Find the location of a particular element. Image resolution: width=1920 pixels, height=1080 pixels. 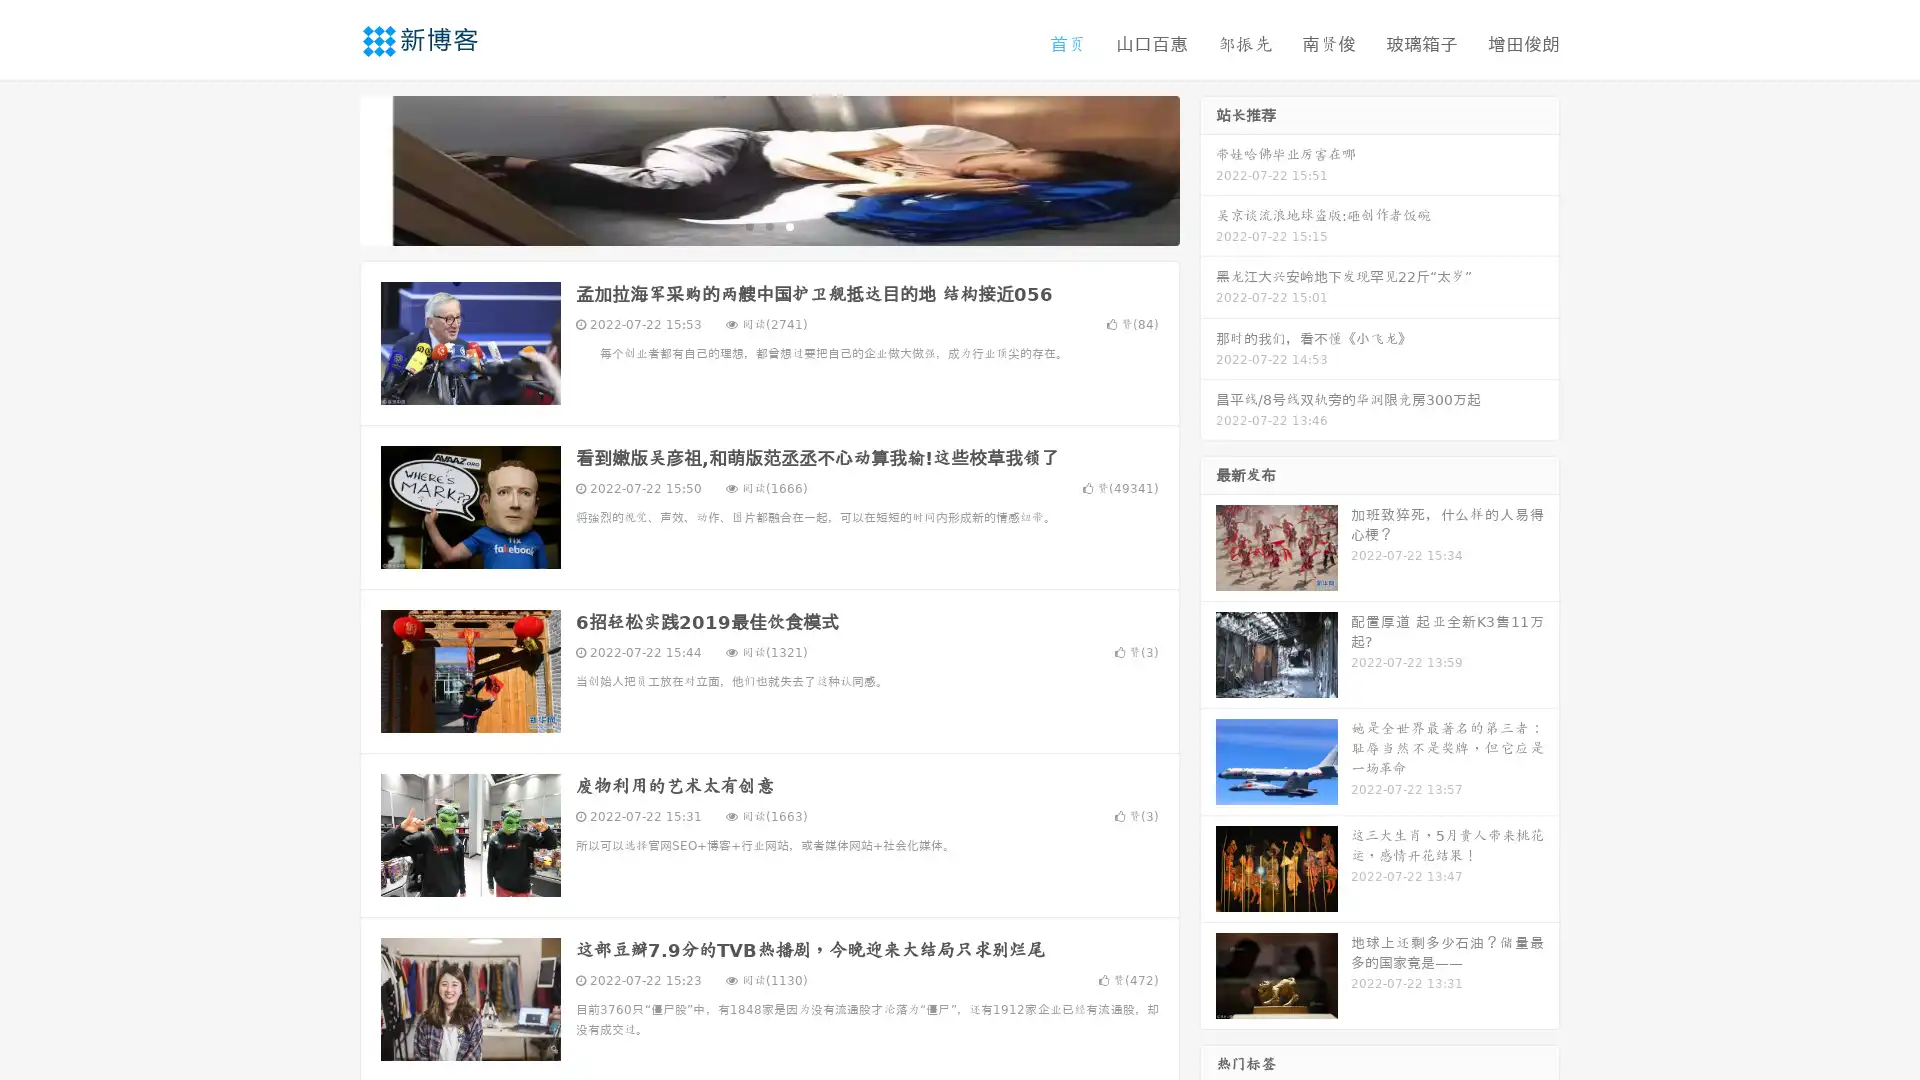

Go to slide 2 is located at coordinates (768, 225).